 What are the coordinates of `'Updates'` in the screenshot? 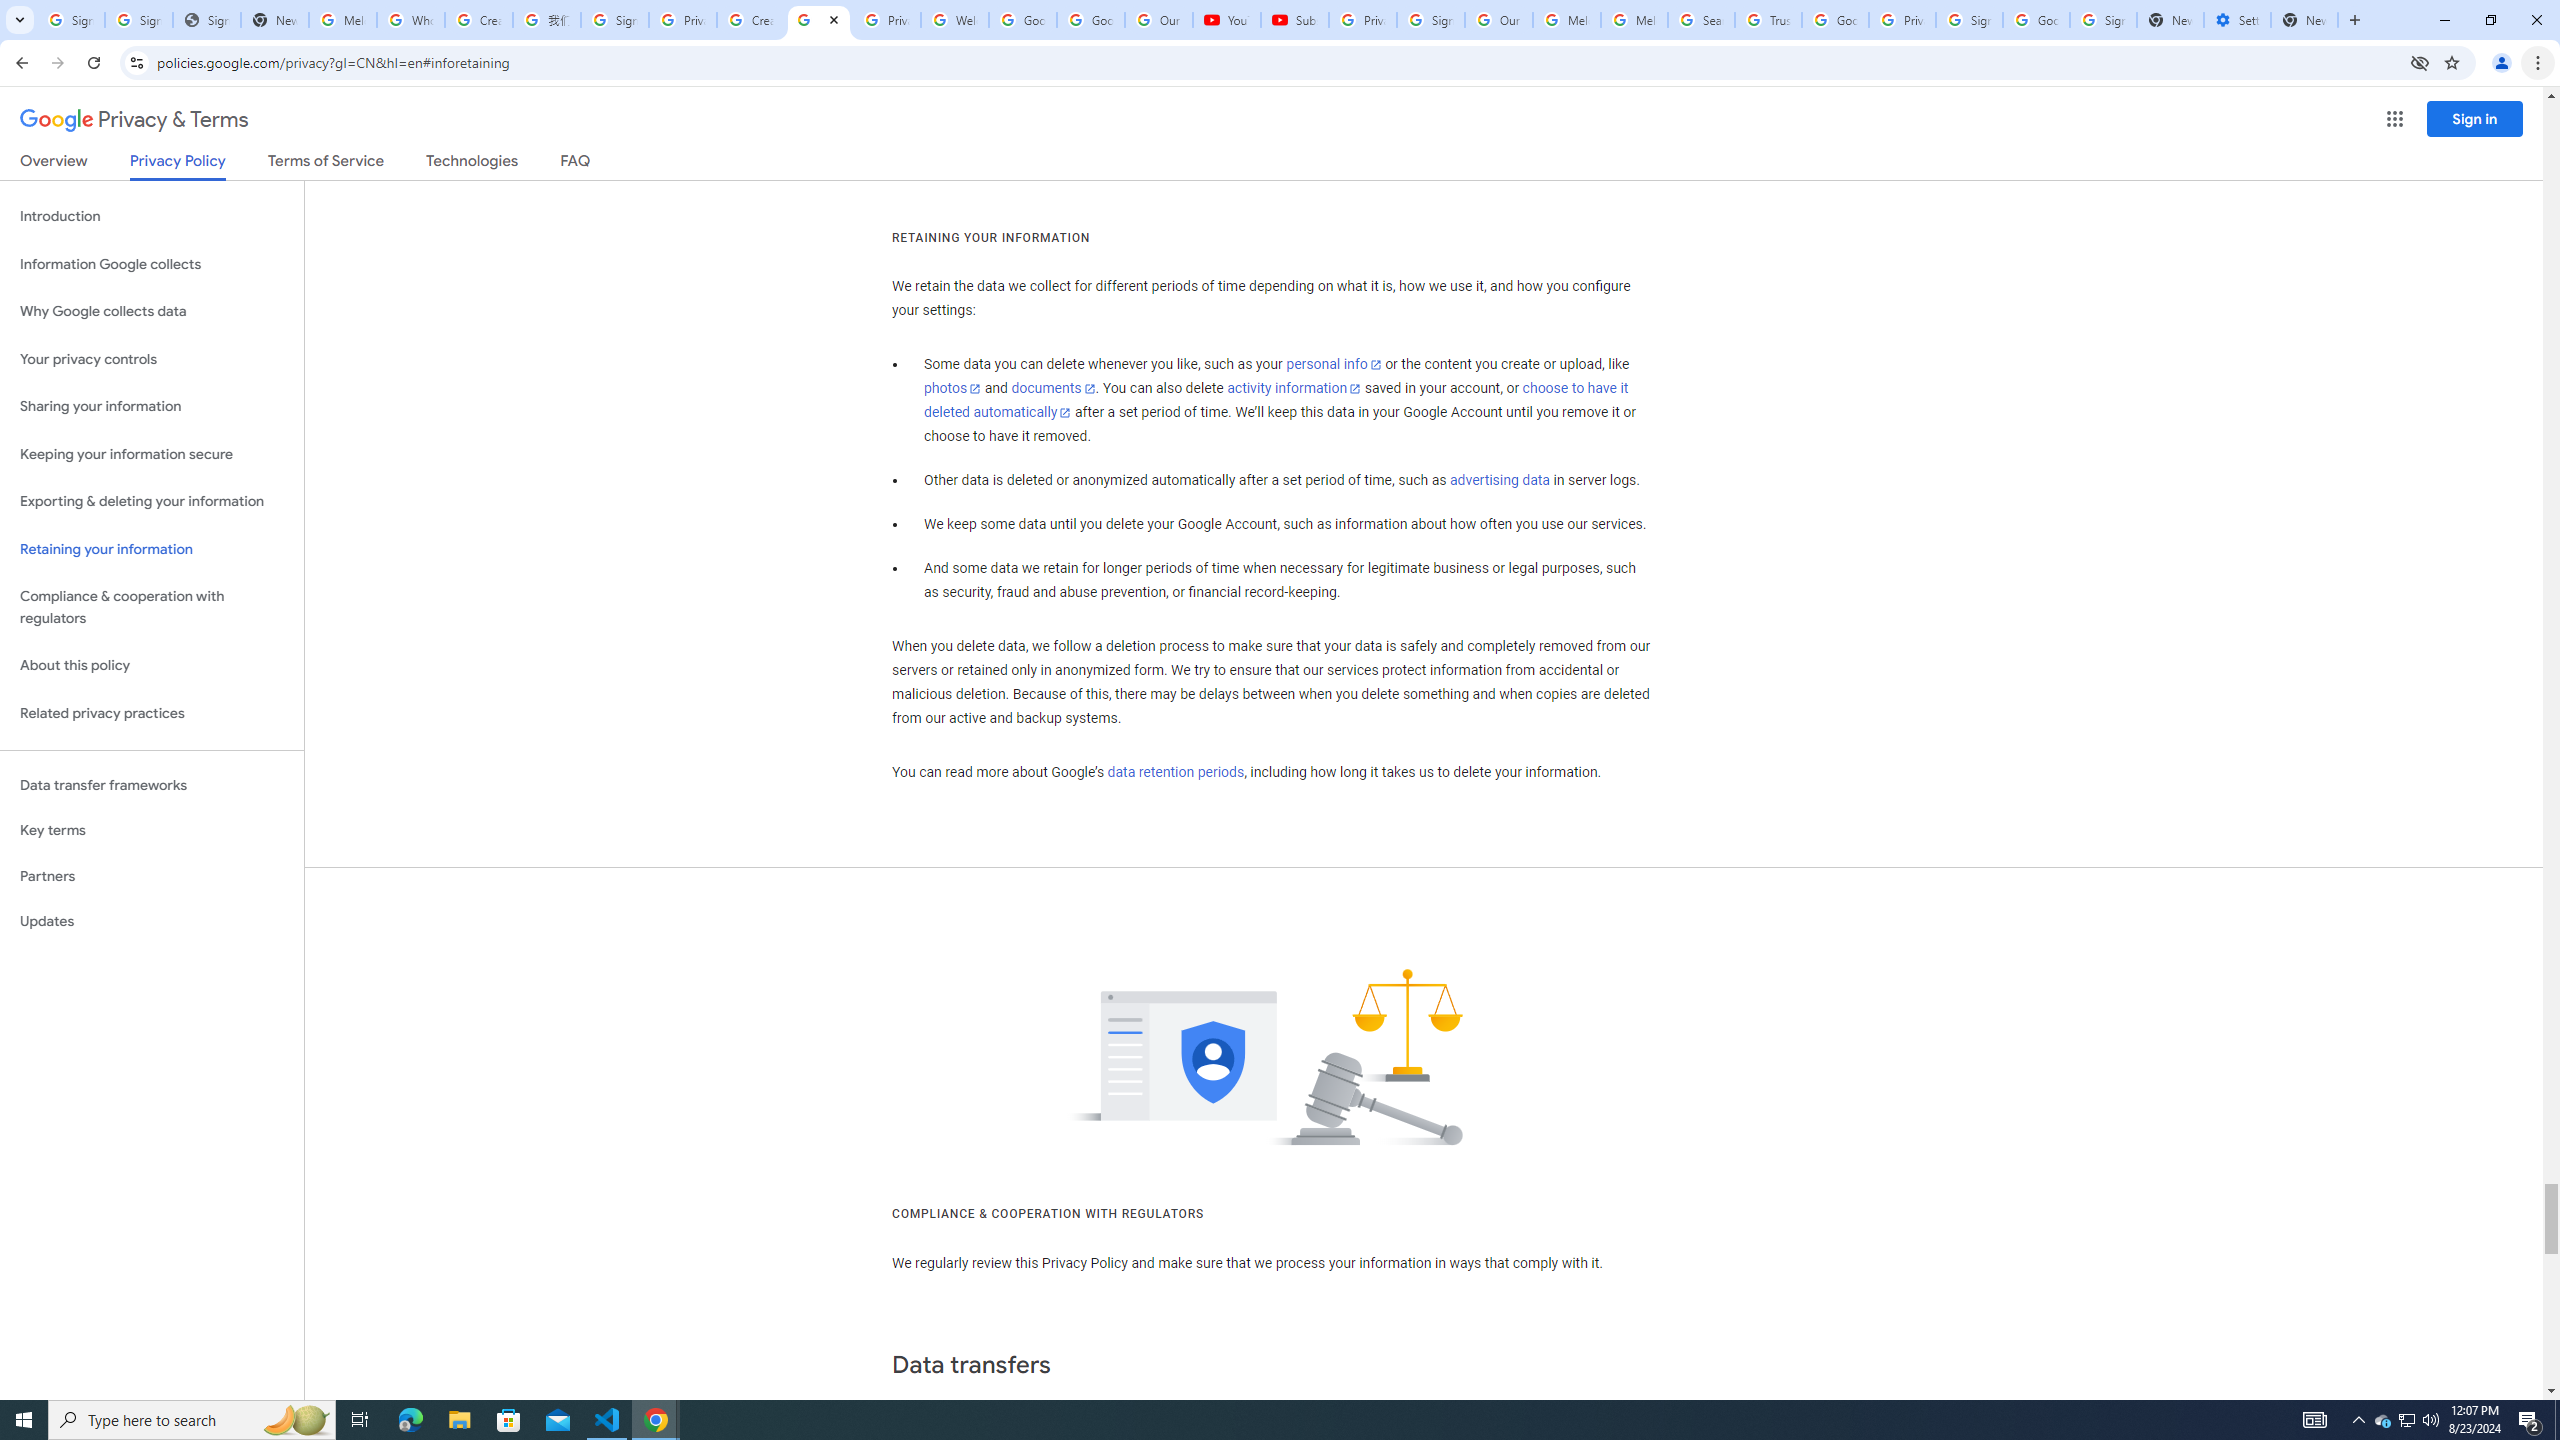 It's located at (151, 920).